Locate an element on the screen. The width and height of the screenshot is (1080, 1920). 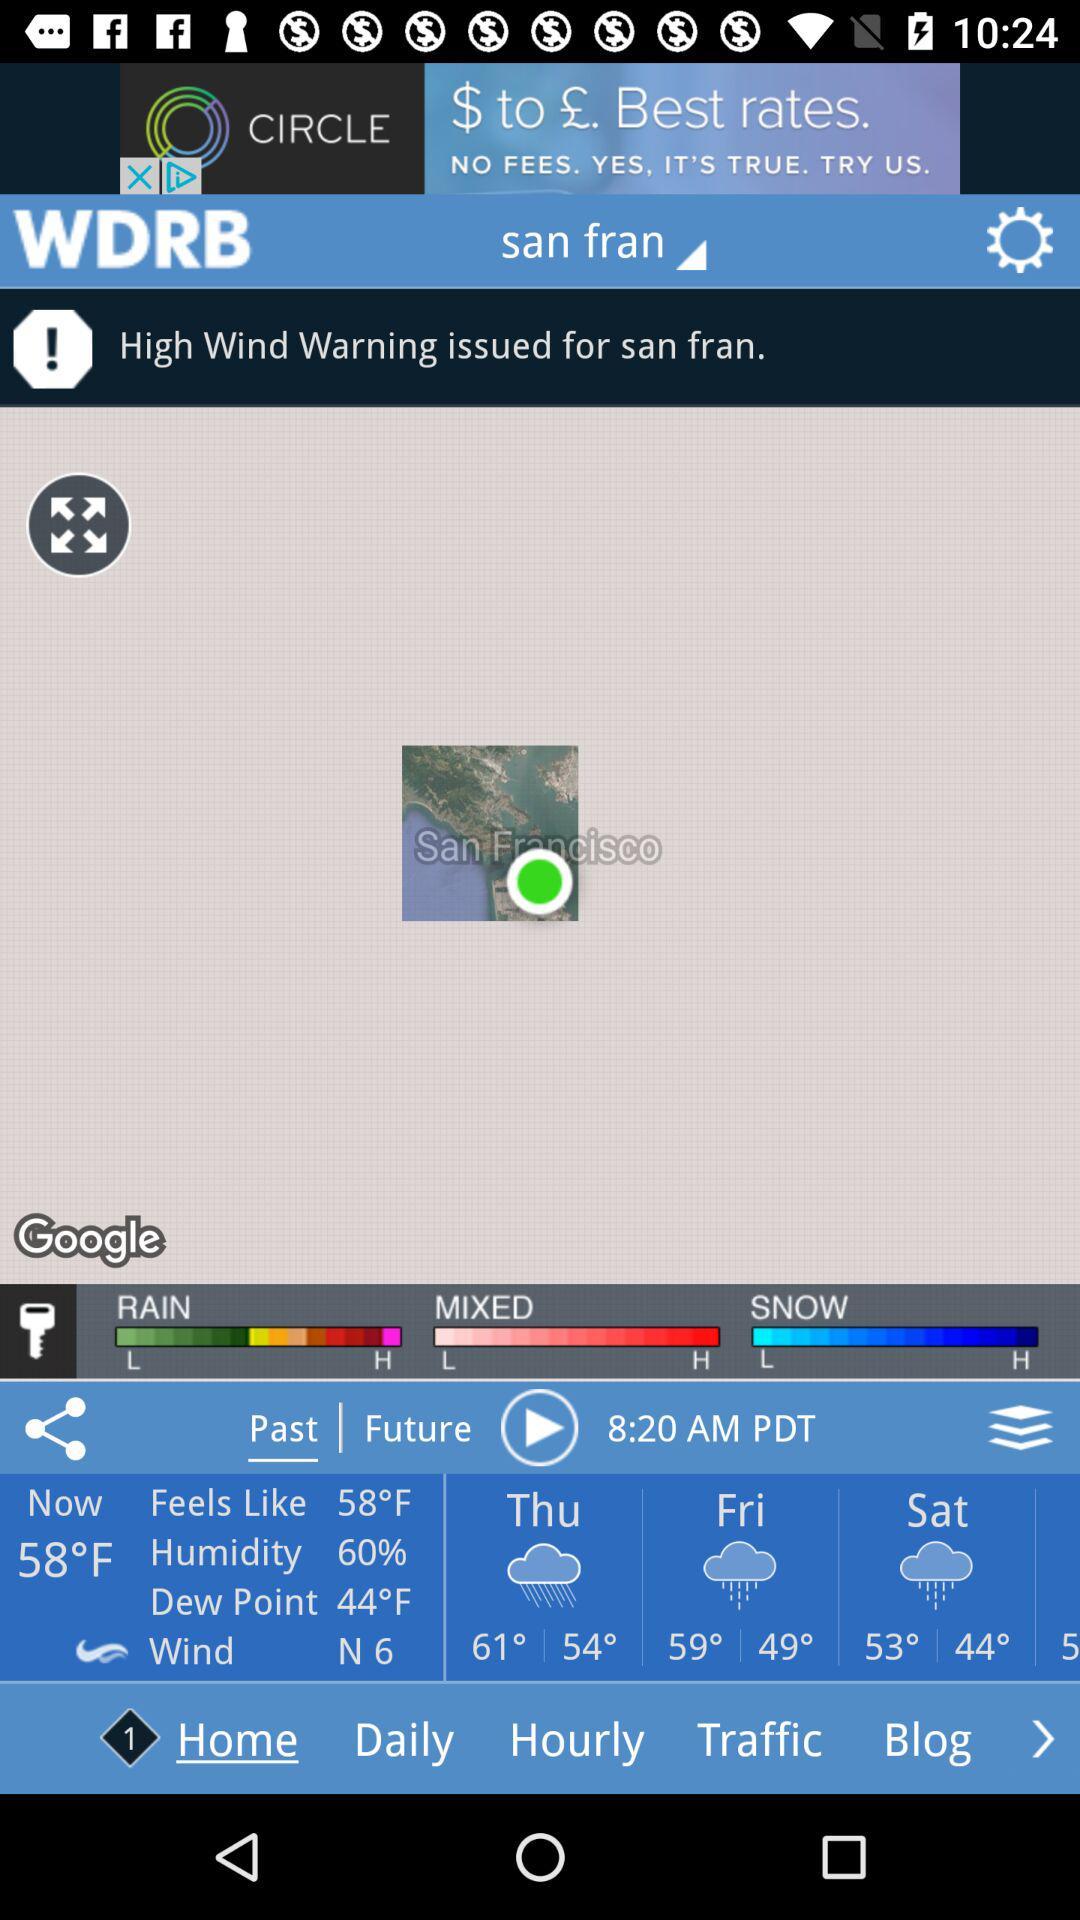
see advertisement is located at coordinates (540, 127).